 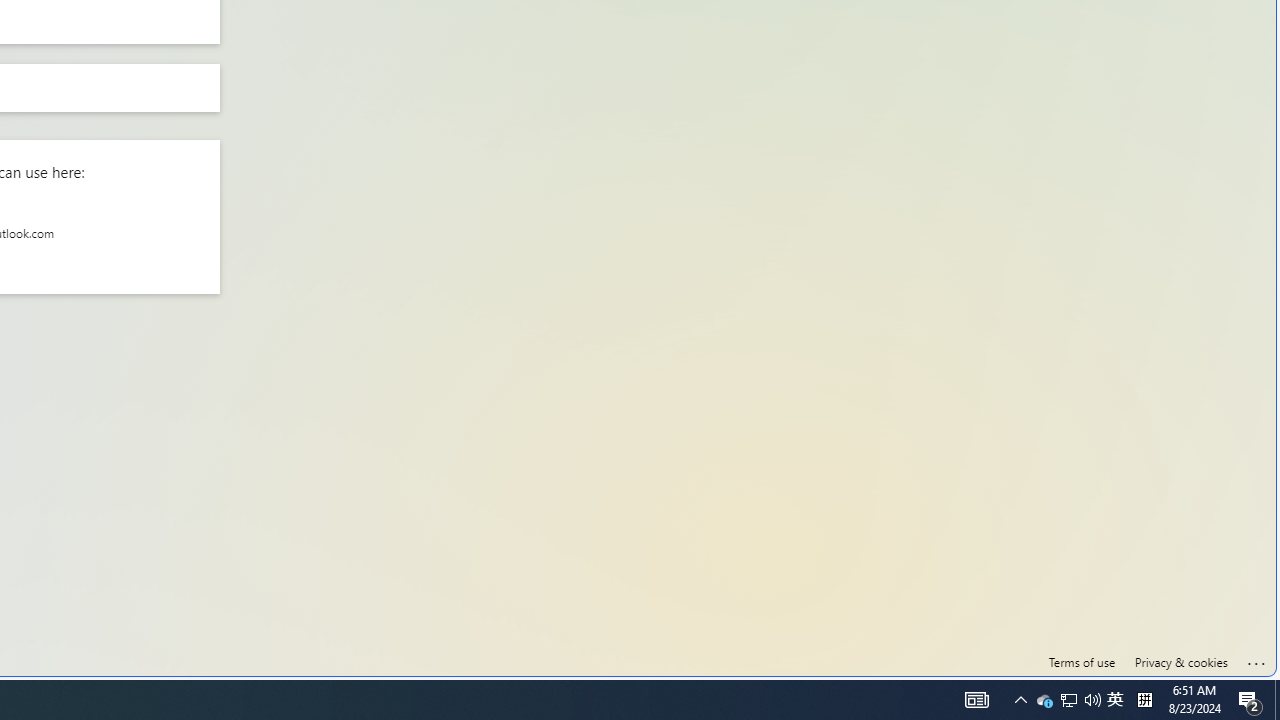 I want to click on 'Privacy & cookies', so click(x=1180, y=662).